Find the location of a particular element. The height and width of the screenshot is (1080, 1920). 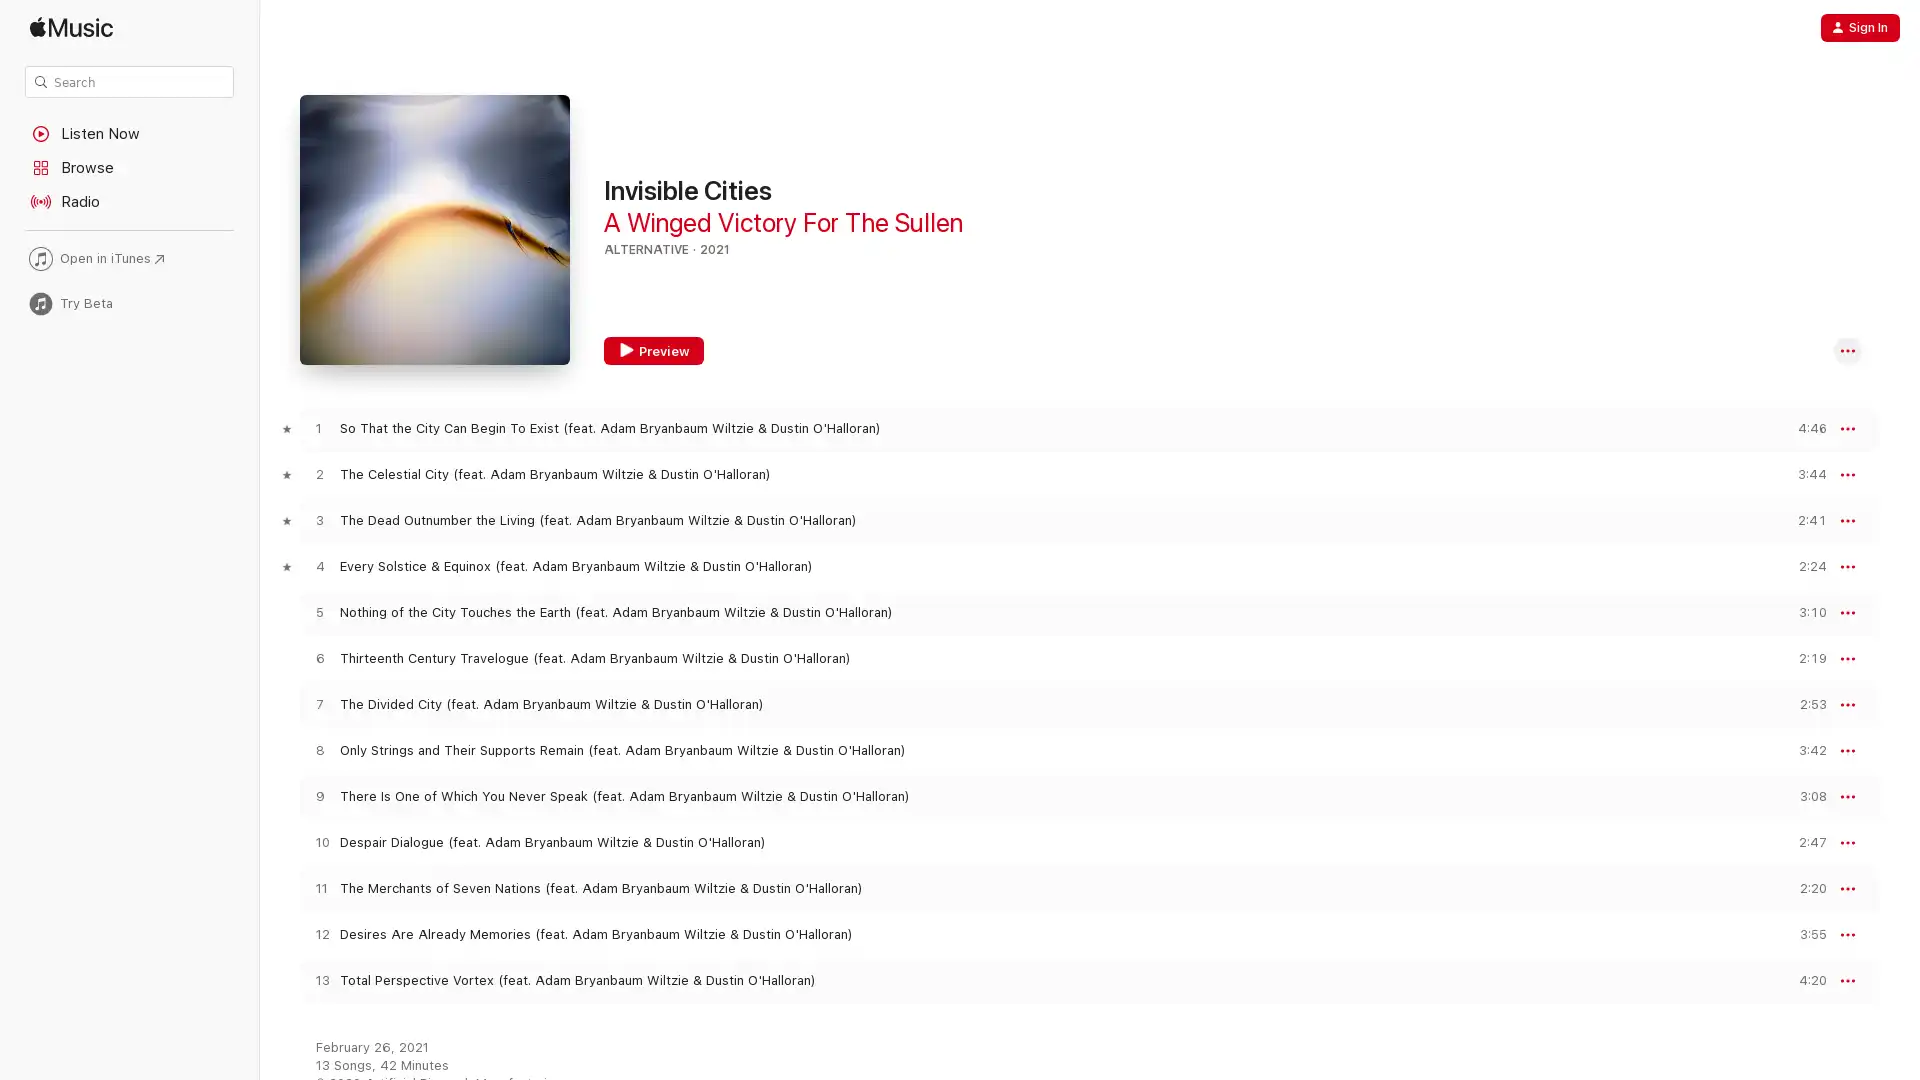

More is located at coordinates (1847, 567).